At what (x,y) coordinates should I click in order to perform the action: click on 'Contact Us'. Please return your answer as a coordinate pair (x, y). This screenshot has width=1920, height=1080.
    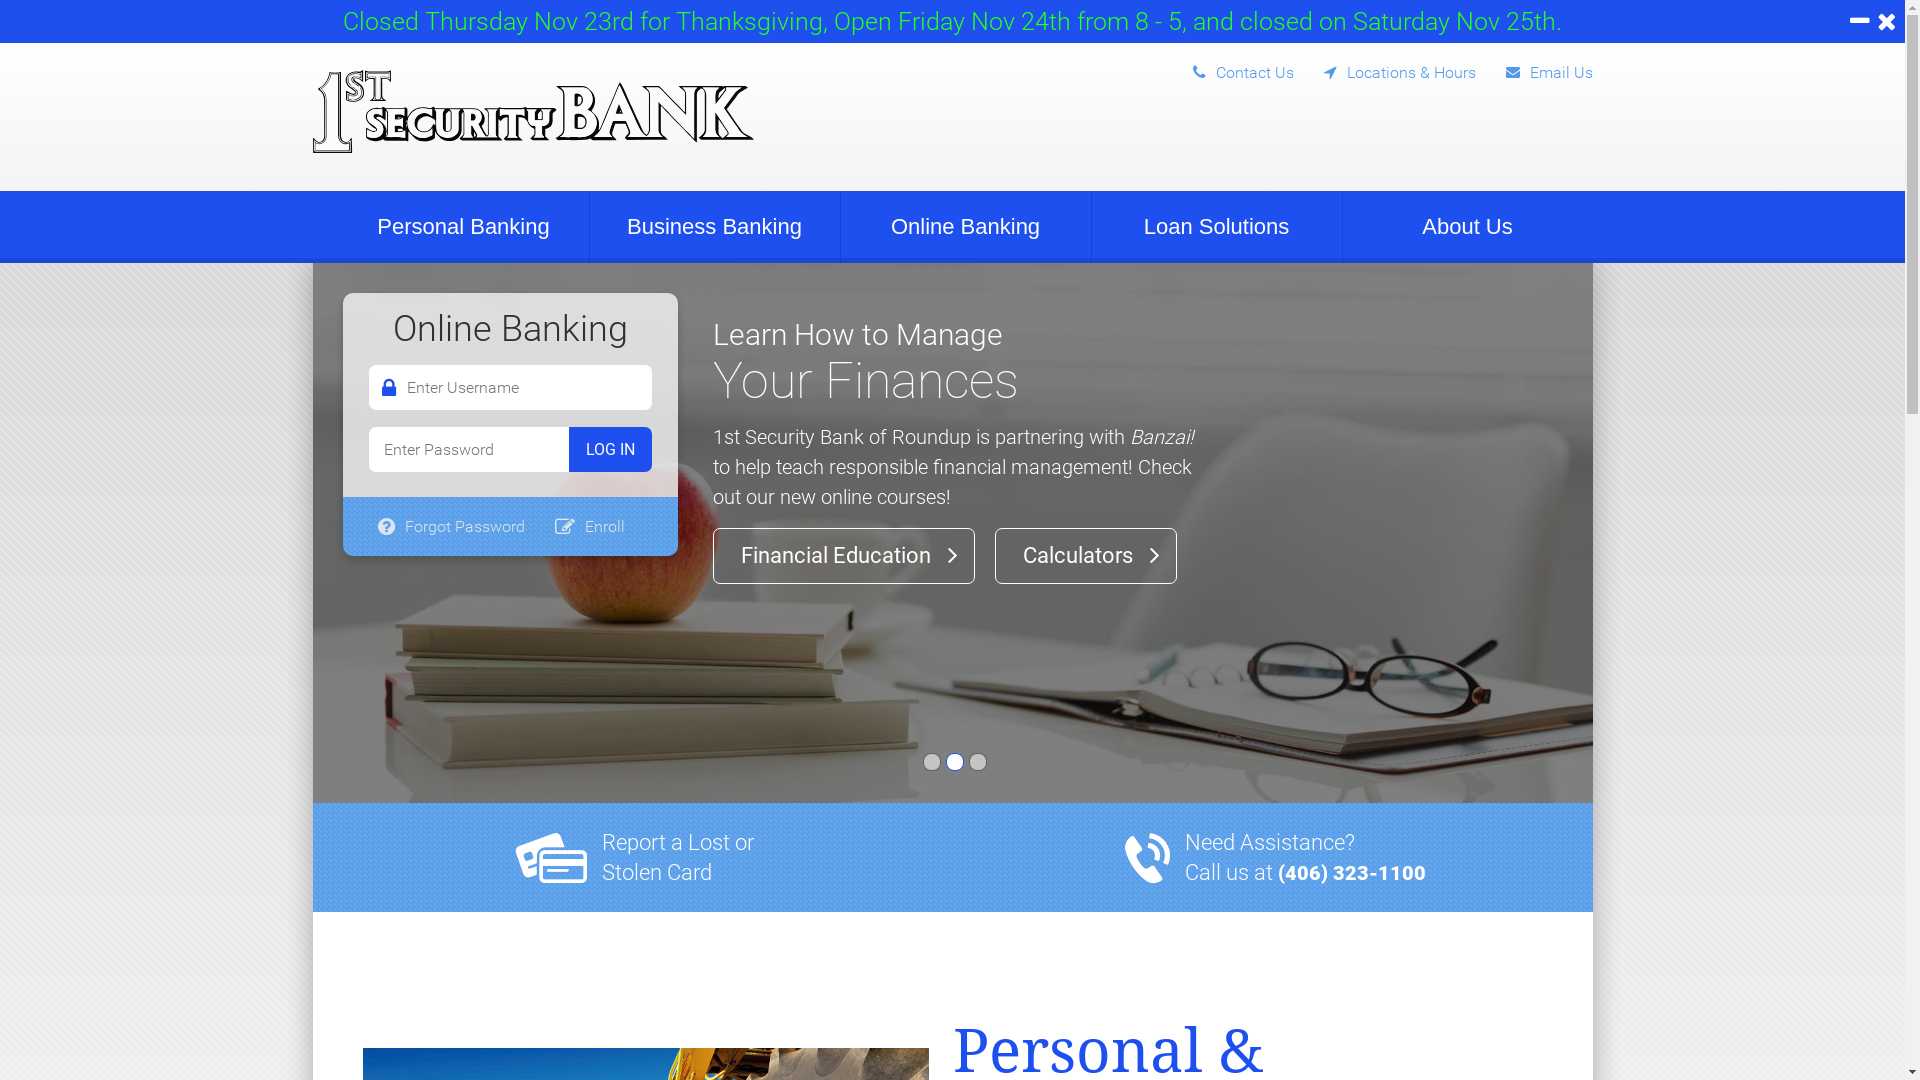
    Looking at the image, I should click on (1226, 67).